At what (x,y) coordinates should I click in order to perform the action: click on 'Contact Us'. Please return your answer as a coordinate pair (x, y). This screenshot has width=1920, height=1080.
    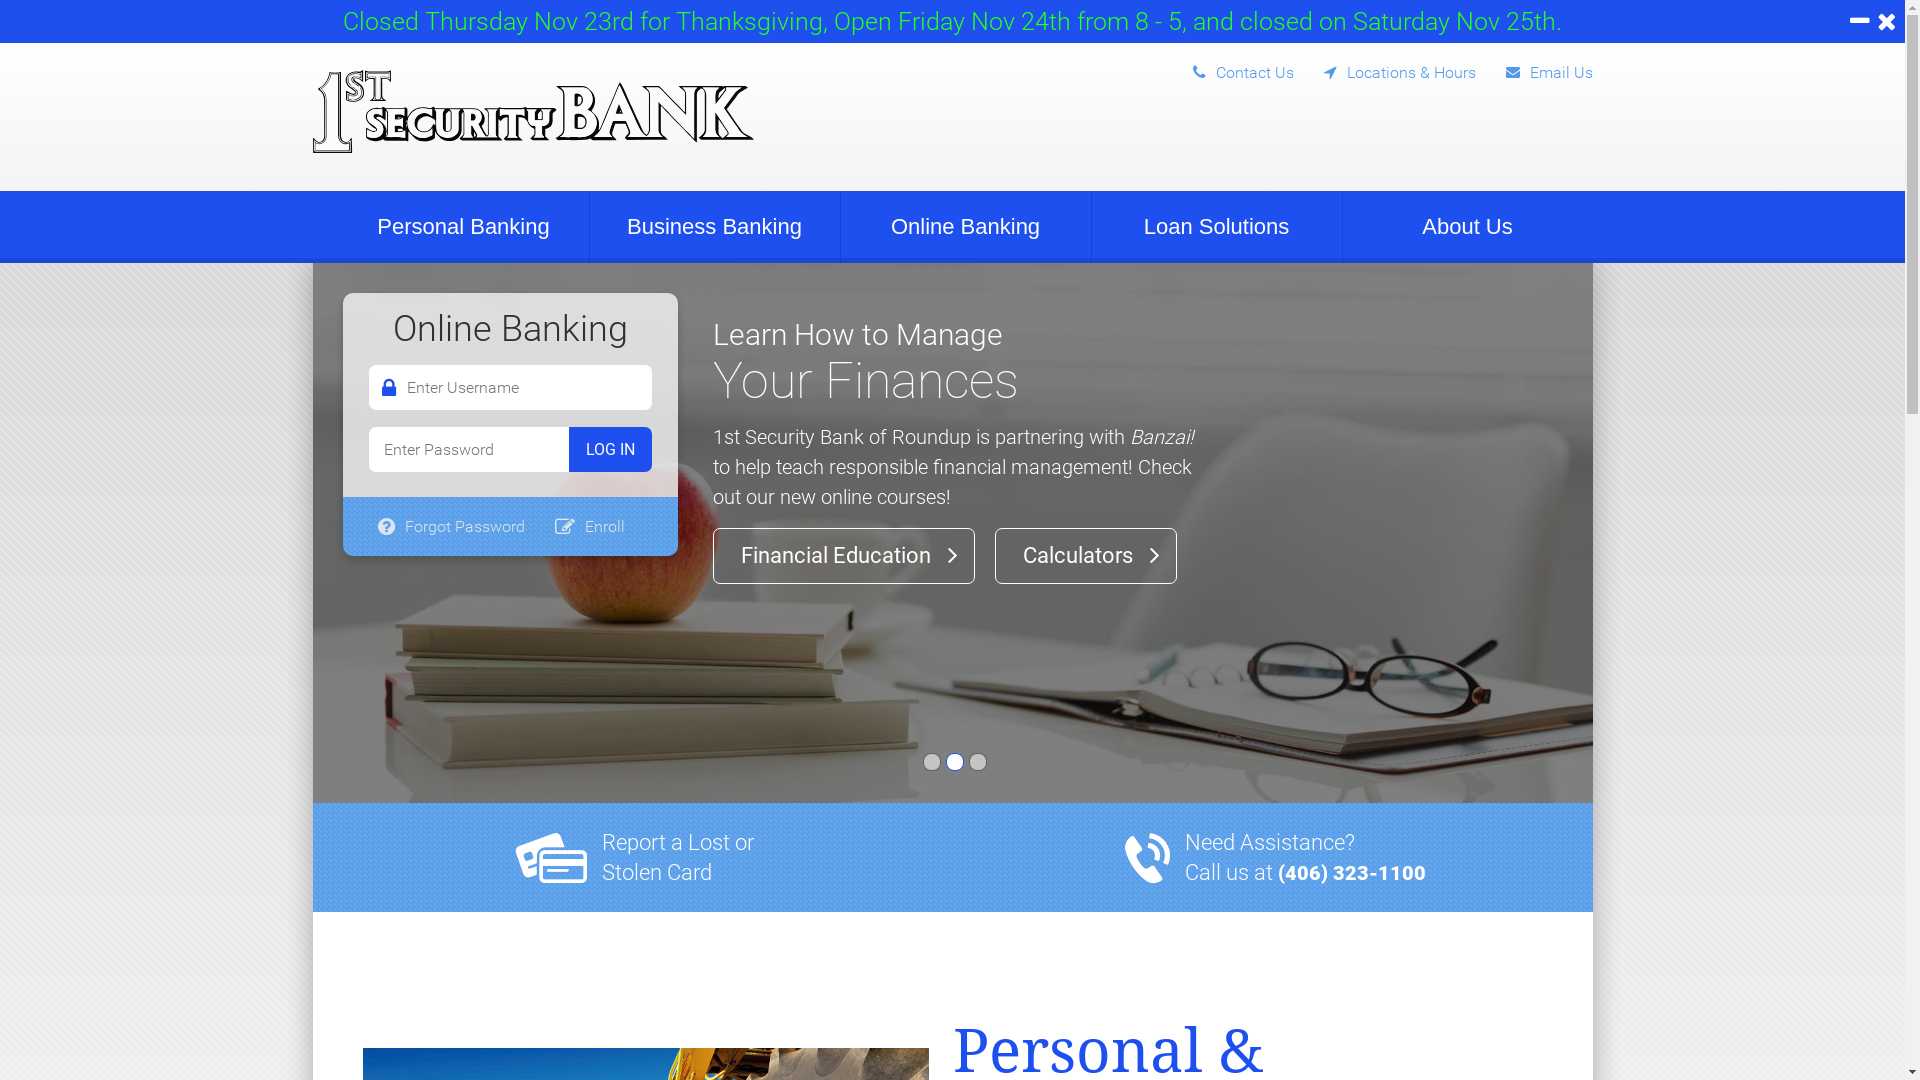
    Looking at the image, I should click on (1226, 67).